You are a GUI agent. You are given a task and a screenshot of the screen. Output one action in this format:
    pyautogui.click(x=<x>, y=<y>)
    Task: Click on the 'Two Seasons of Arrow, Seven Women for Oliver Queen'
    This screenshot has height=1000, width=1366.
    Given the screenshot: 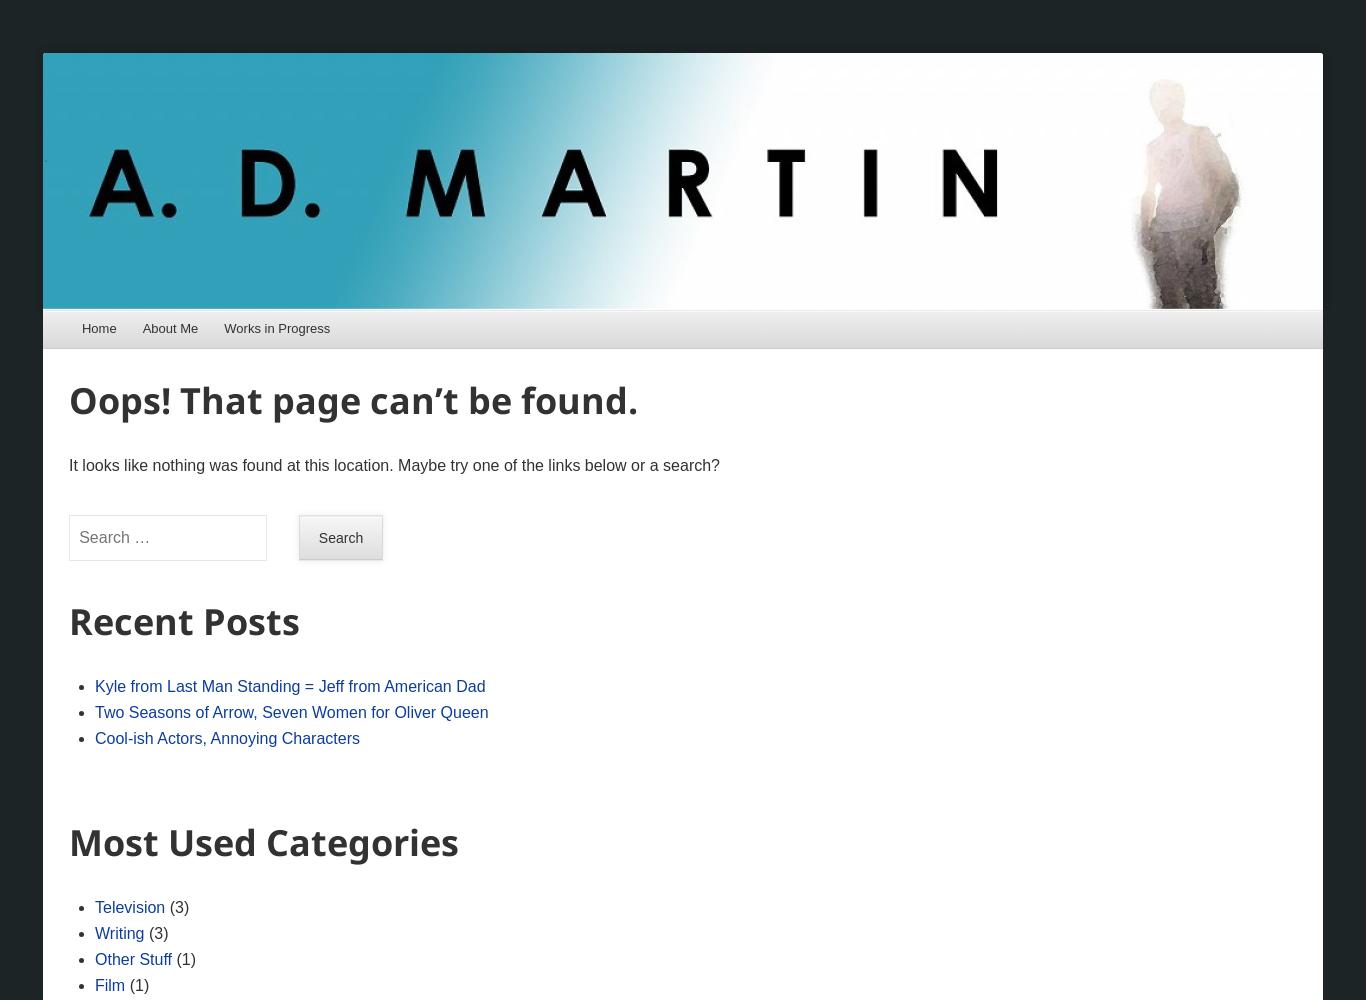 What is the action you would take?
    pyautogui.click(x=290, y=711)
    